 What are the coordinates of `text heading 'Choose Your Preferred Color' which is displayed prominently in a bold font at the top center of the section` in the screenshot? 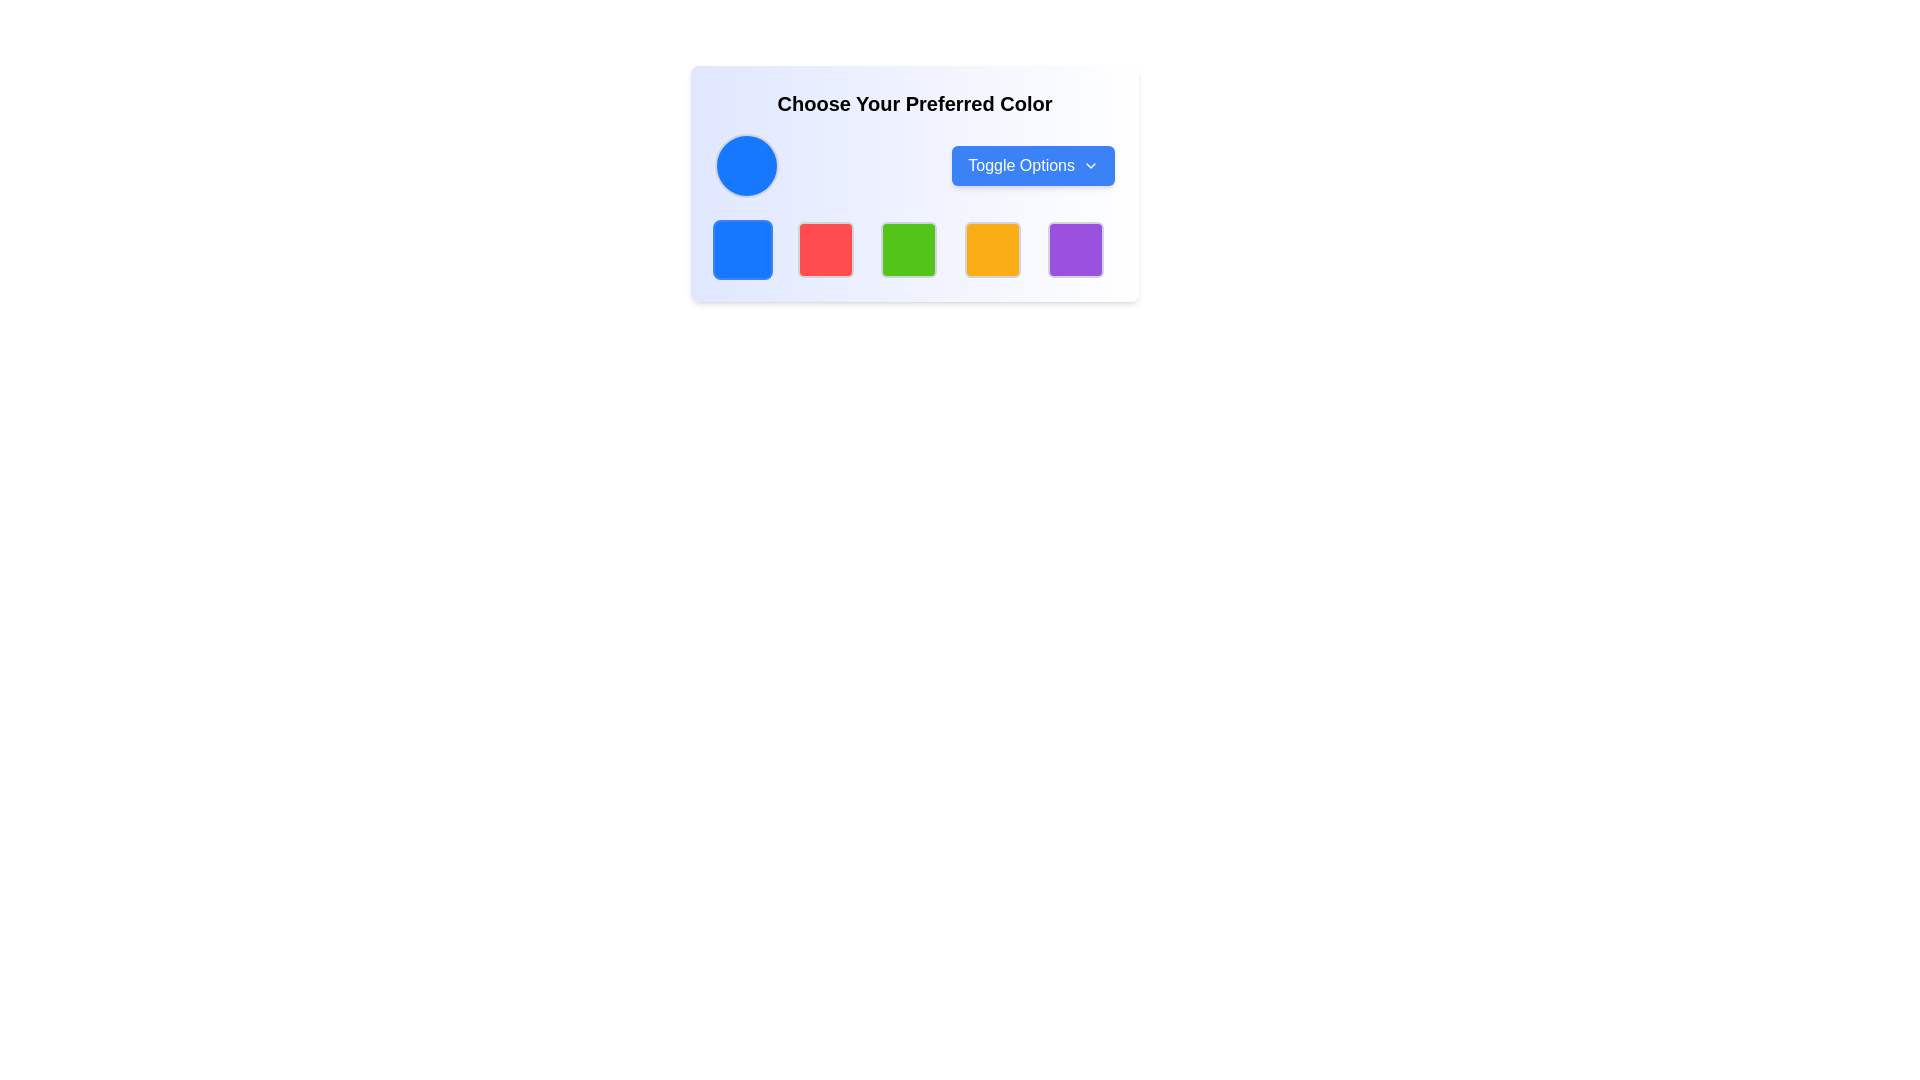 It's located at (914, 104).